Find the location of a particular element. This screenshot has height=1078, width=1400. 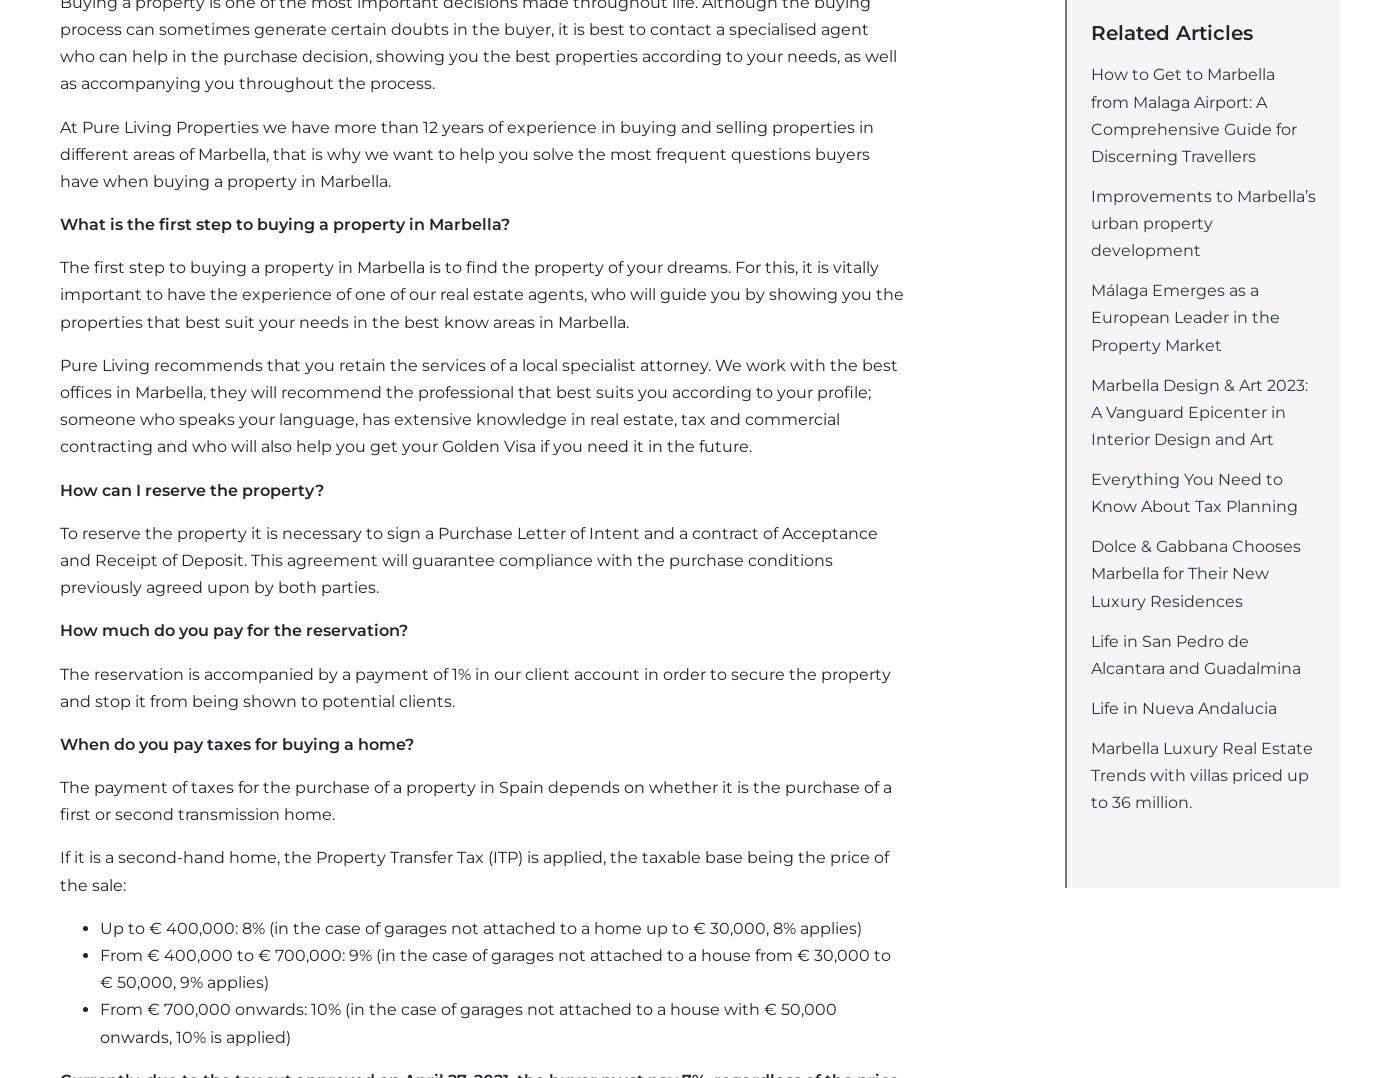

'Everything You Need to Know About Tax Planning' is located at coordinates (1194, 491).